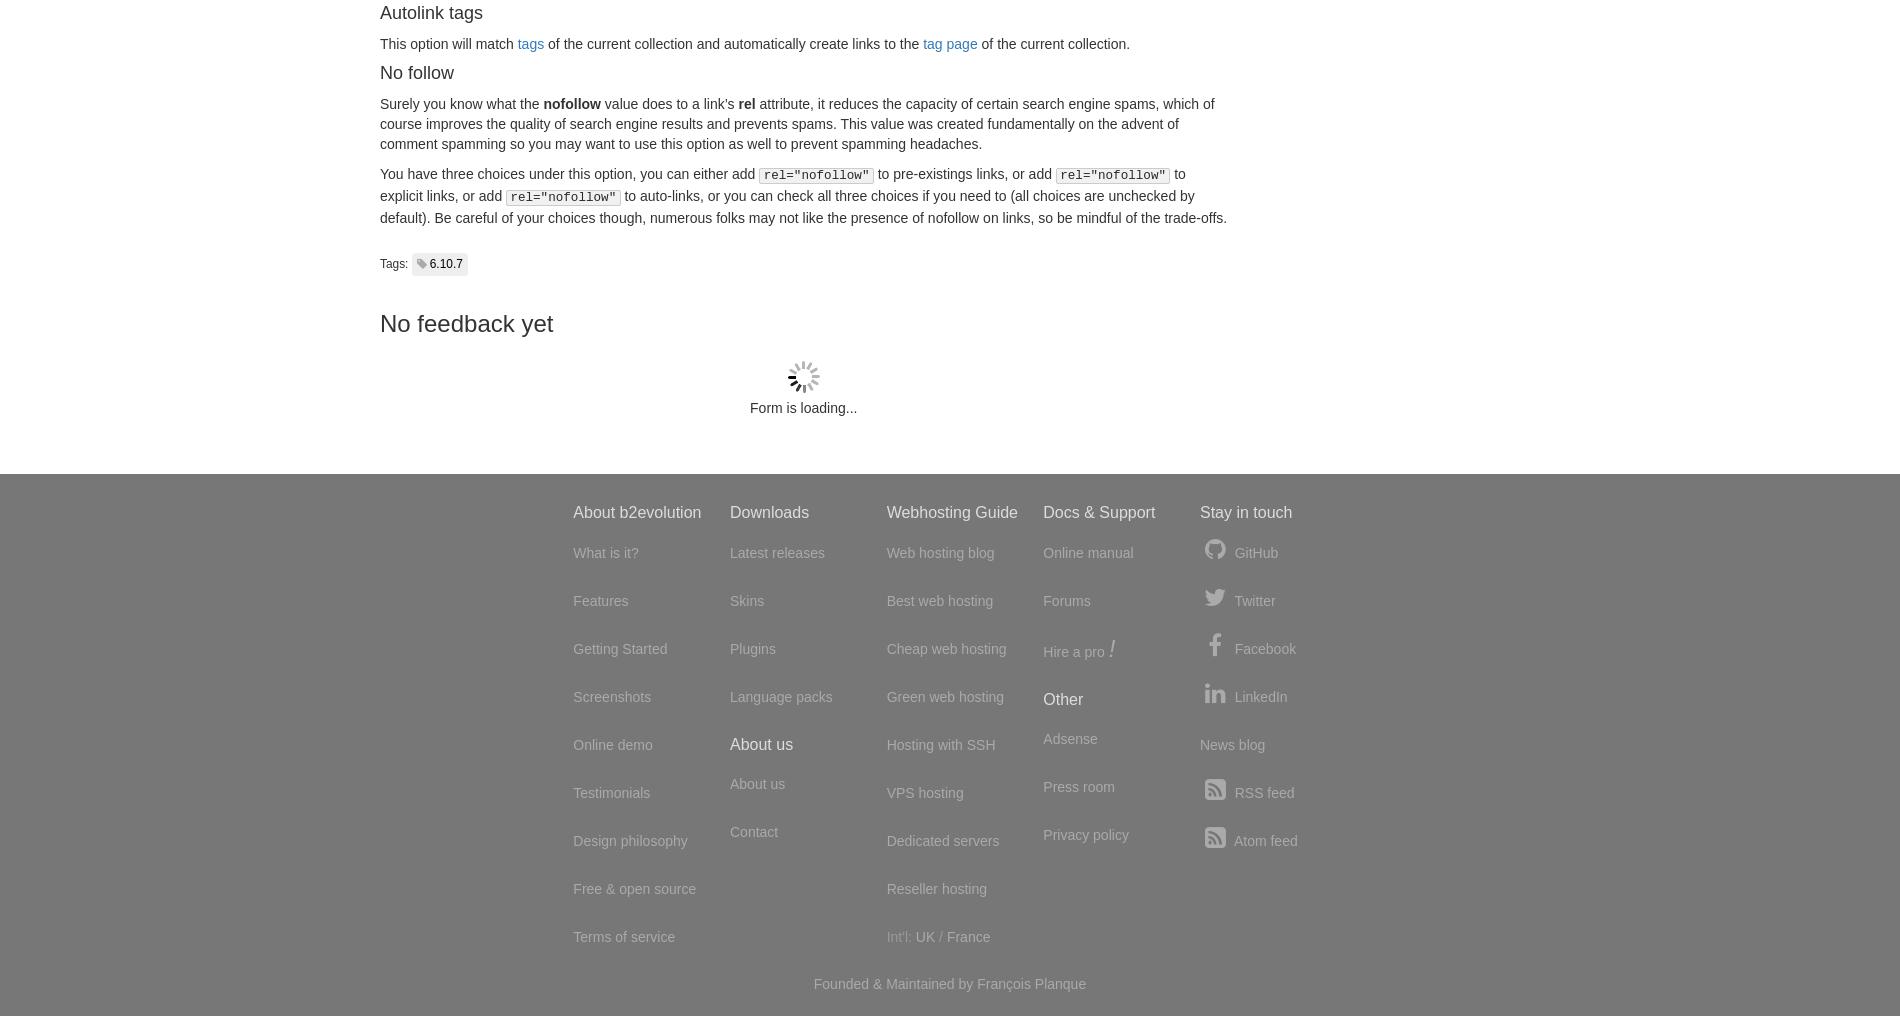 This screenshot has height=1016, width=1900. I want to click on 'UK', so click(923, 935).